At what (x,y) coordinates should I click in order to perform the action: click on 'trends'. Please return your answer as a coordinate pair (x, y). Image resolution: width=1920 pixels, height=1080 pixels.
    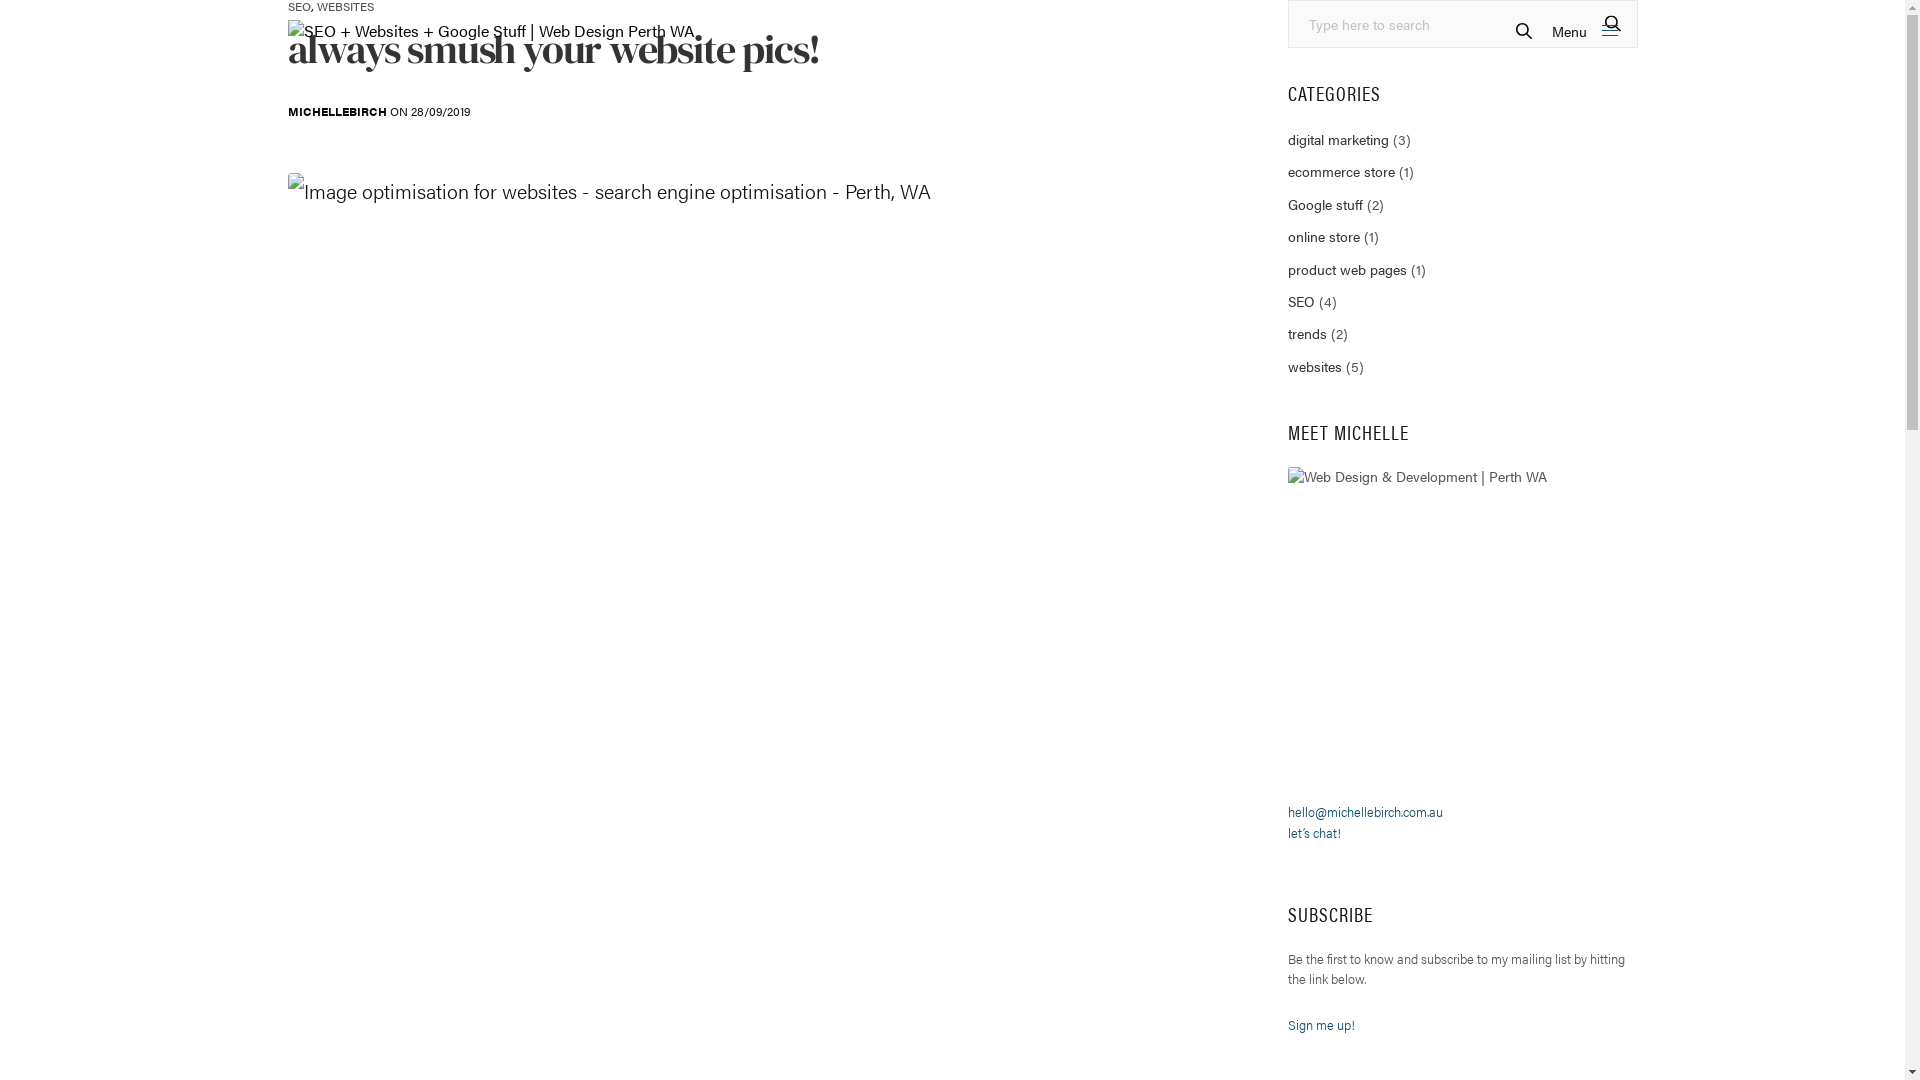
    Looking at the image, I should click on (1307, 331).